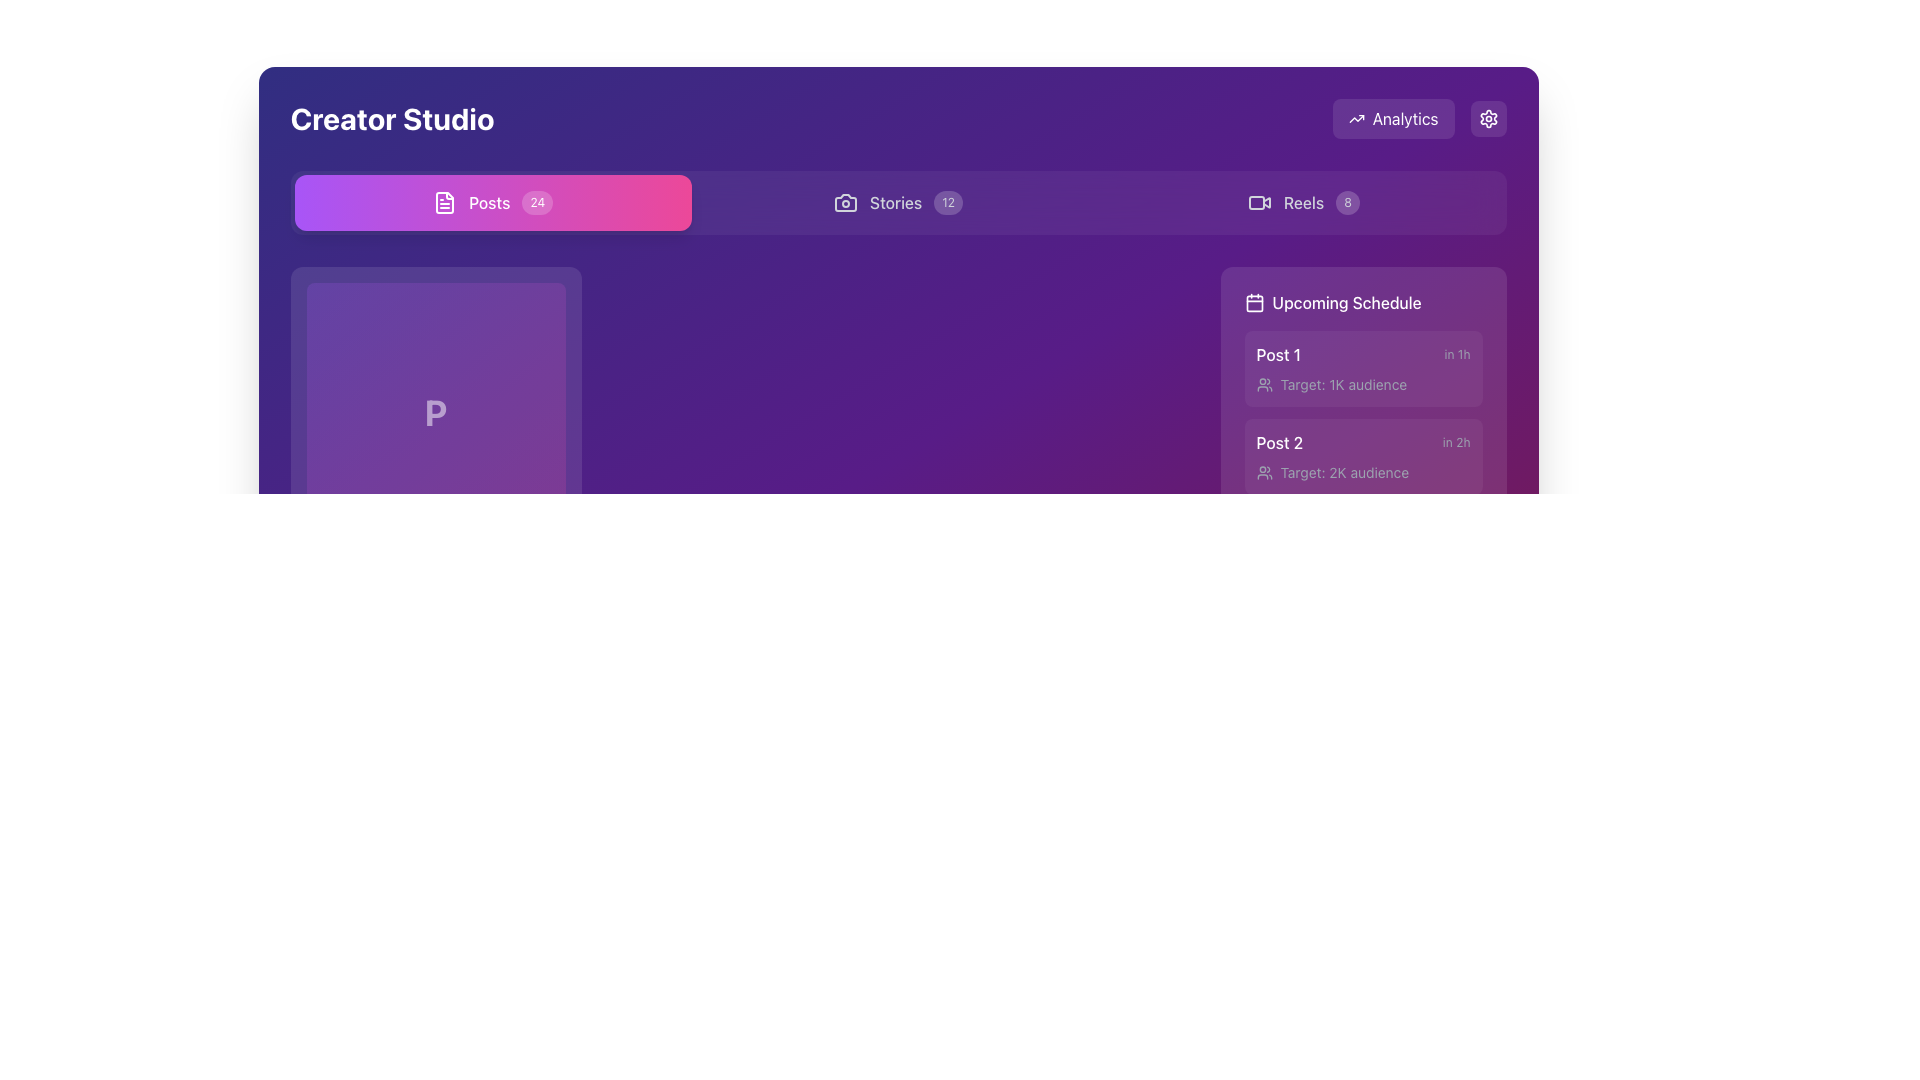  Describe the element at coordinates (845, 203) in the screenshot. I see `the camera-shaped vector graphic icon located within the 'Stories' button, which is distinguished by a red symbol and the number '12'` at that location.